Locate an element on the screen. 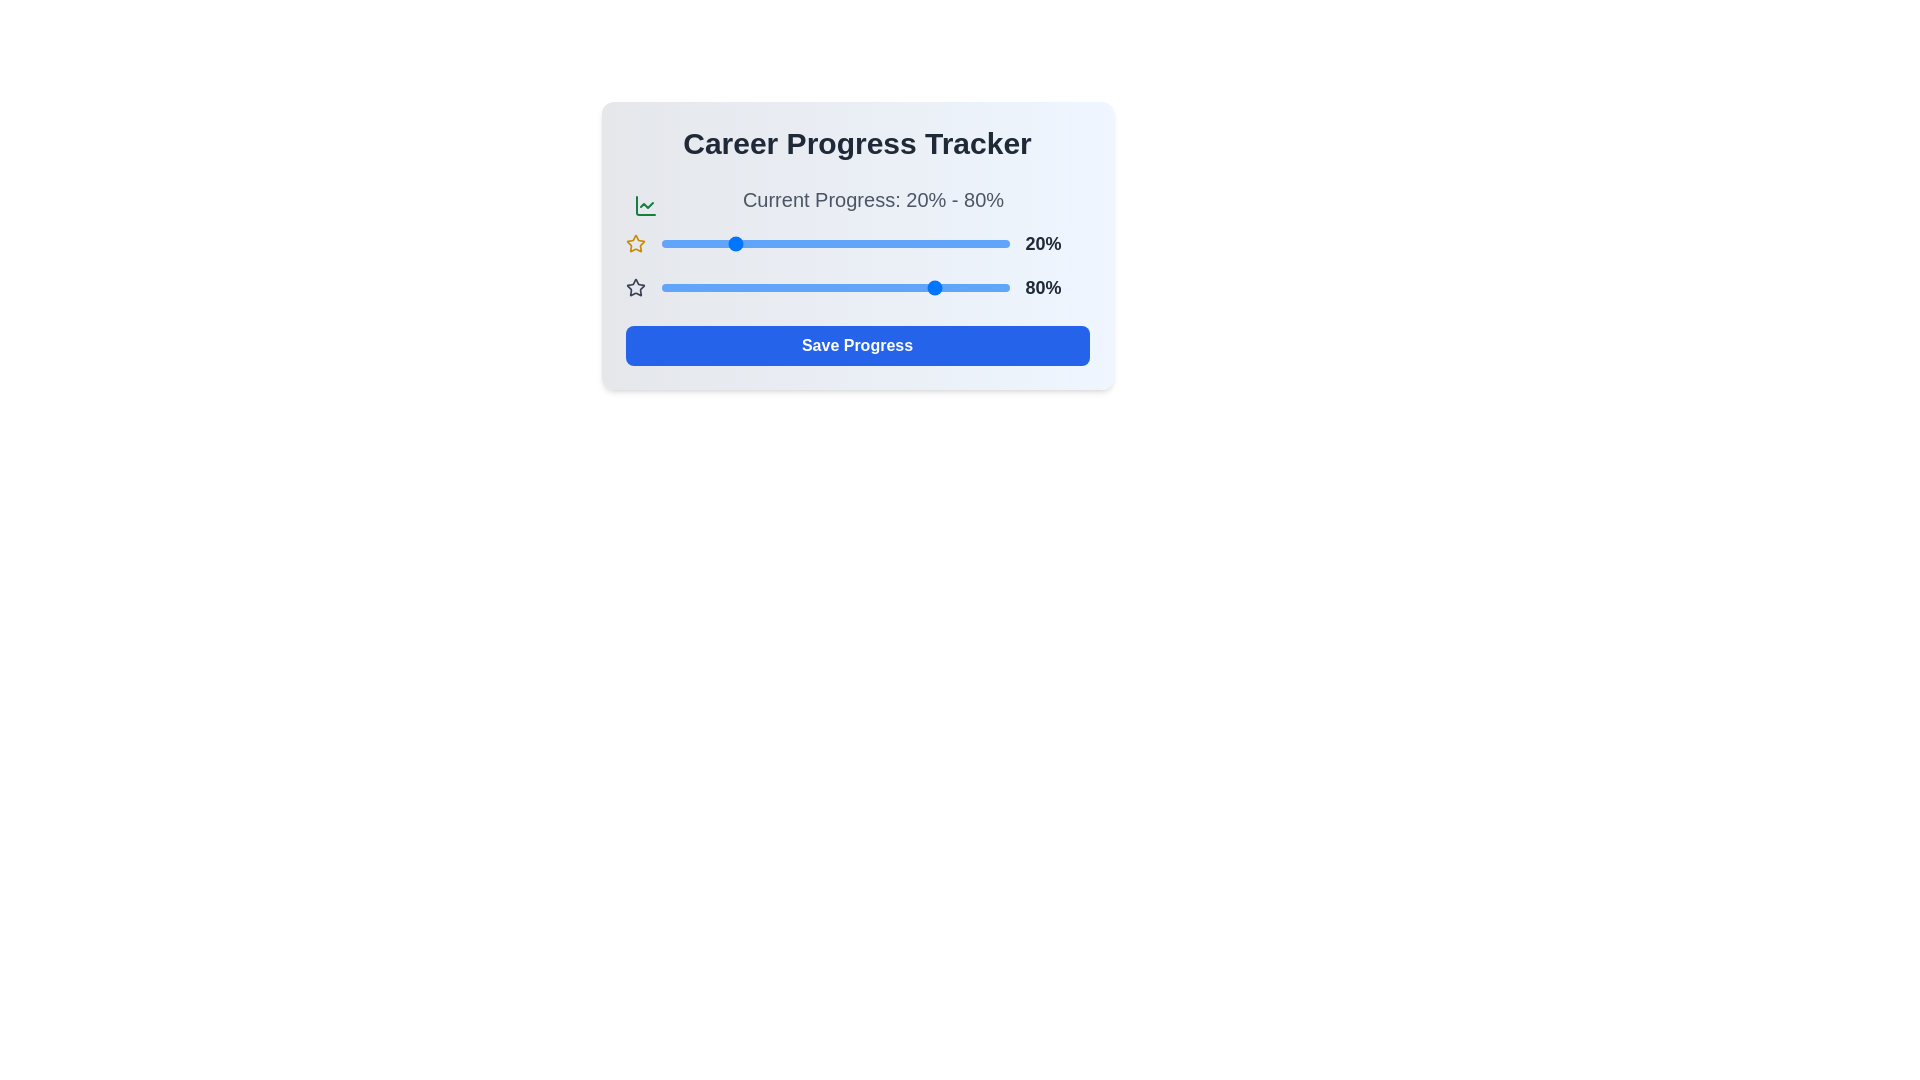  the second progress slider to 79% is located at coordinates (935, 288).